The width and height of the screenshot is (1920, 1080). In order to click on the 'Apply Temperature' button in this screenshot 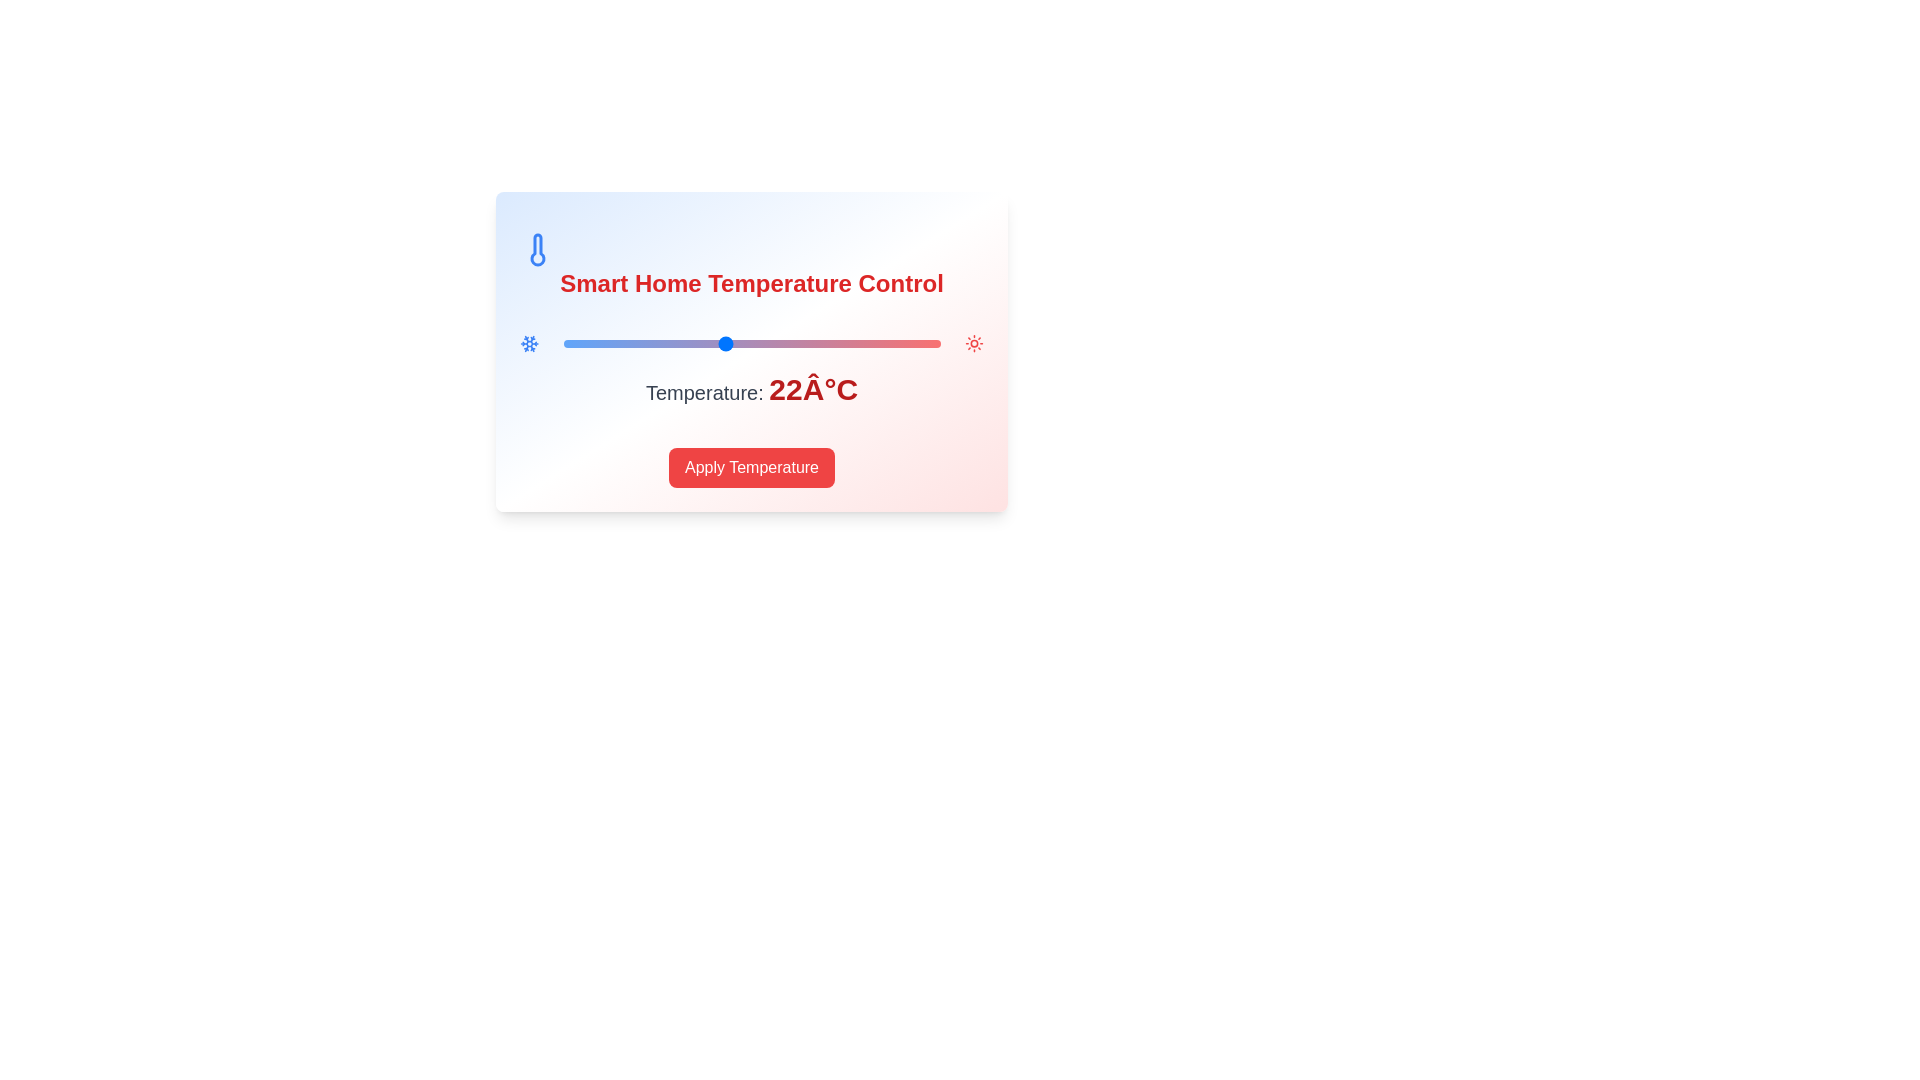, I will do `click(751, 467)`.